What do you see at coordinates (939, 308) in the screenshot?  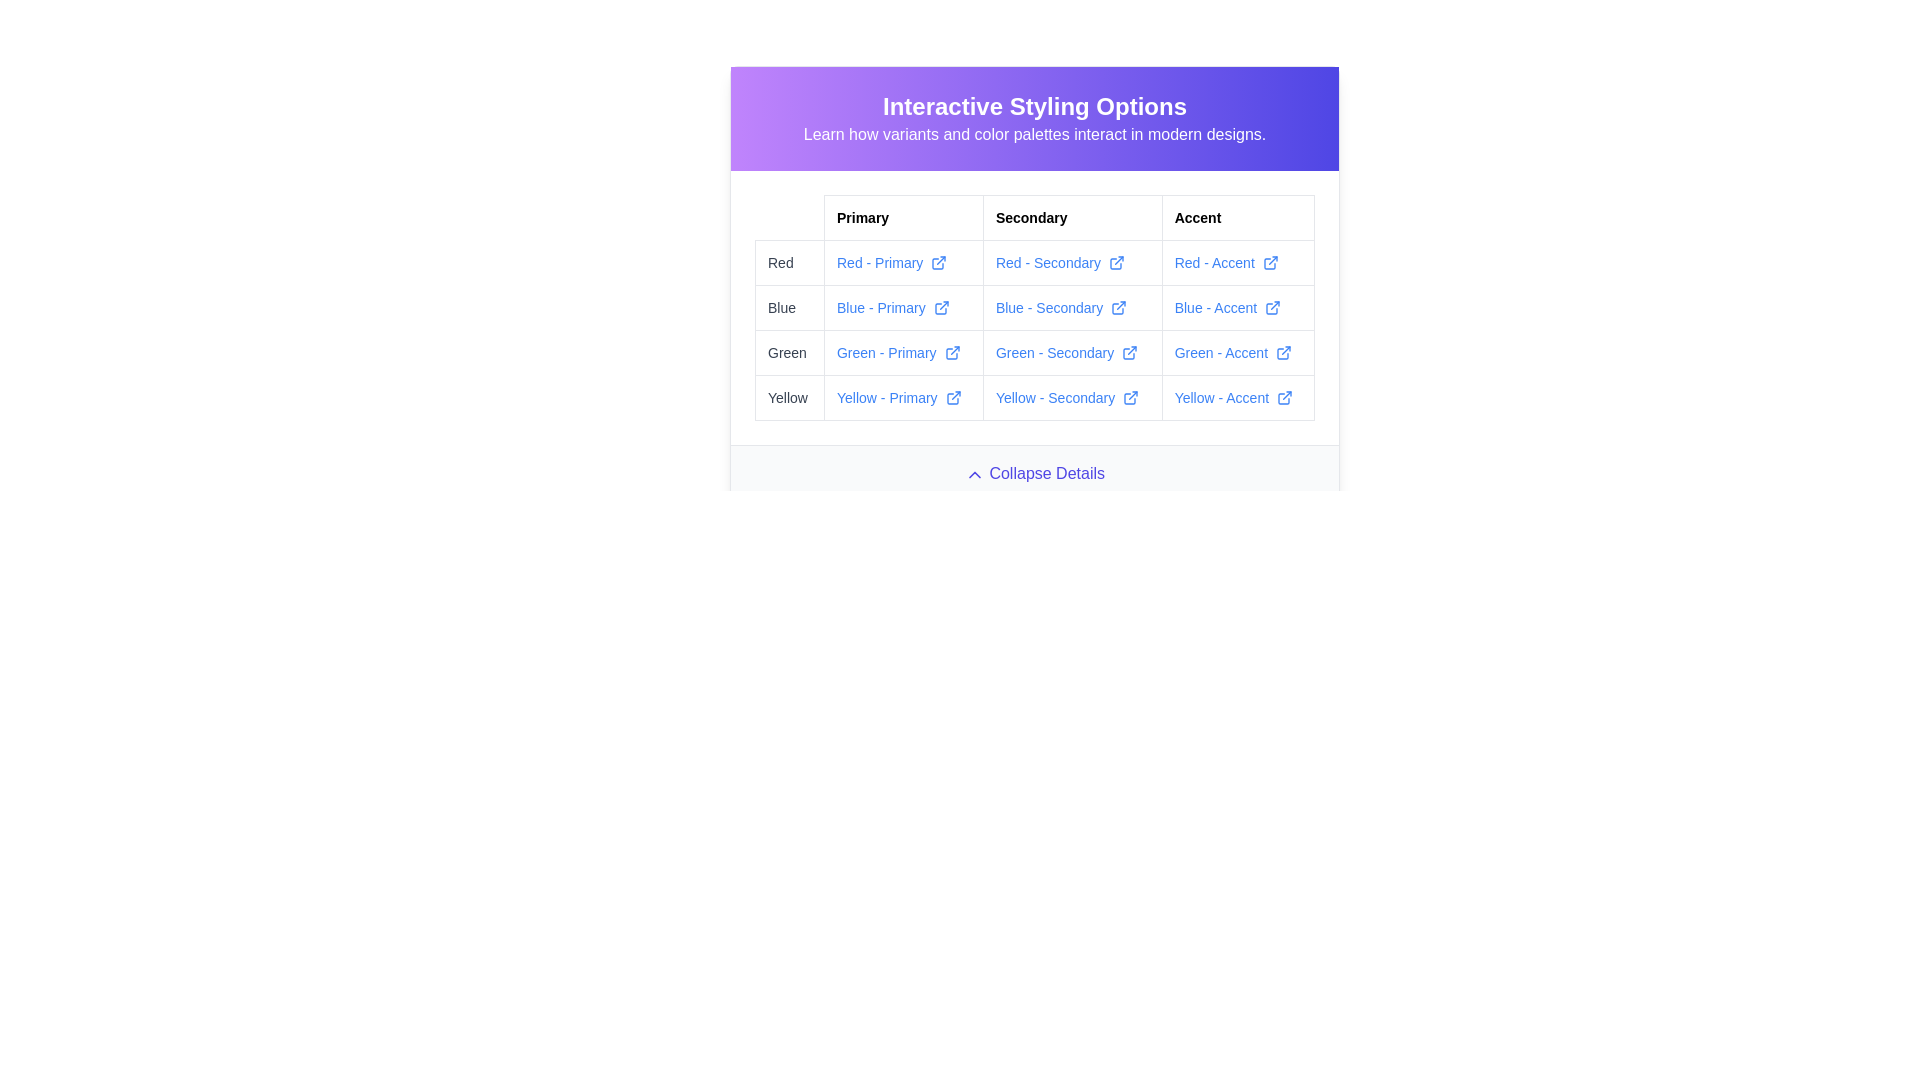 I see `the SVG icon within the 'Blue - Primary' cell of the table under the 'Interactive Styling Options' header` at bounding box center [939, 308].